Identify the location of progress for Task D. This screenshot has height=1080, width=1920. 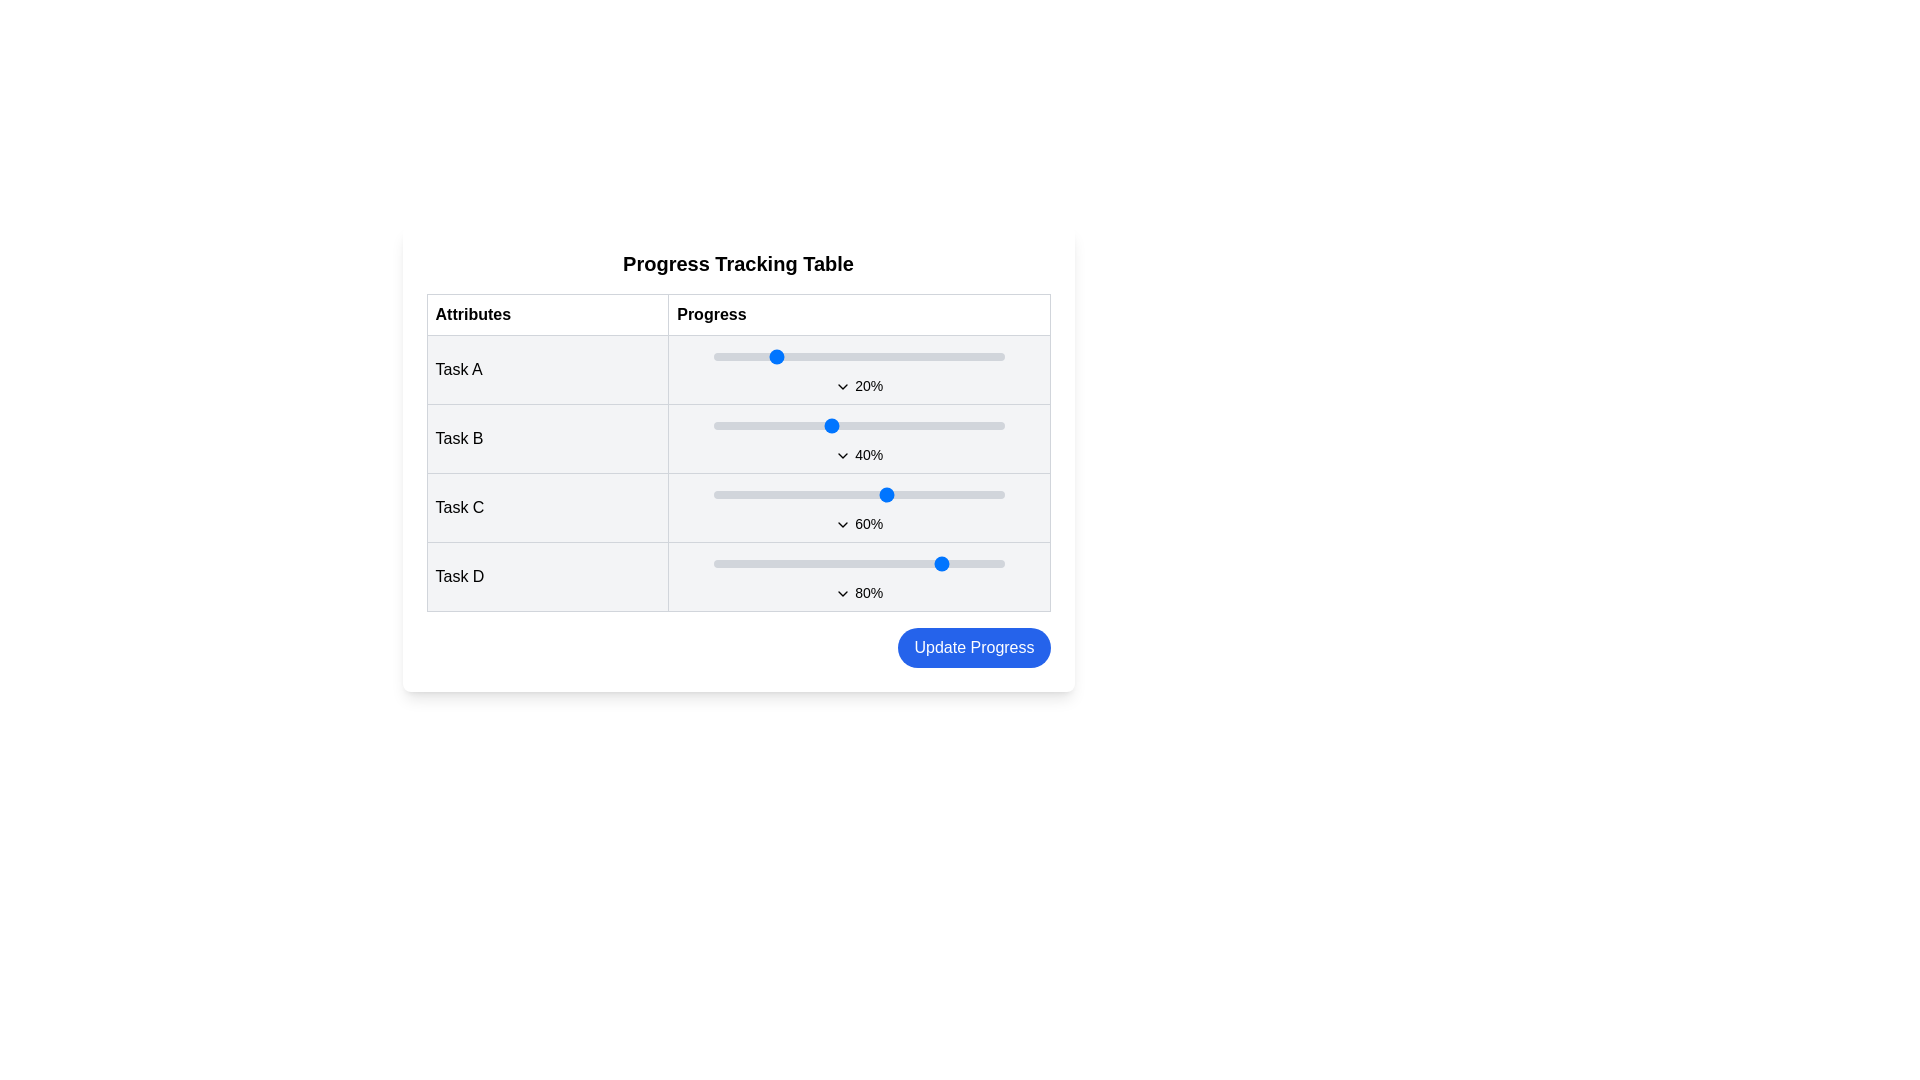
(954, 563).